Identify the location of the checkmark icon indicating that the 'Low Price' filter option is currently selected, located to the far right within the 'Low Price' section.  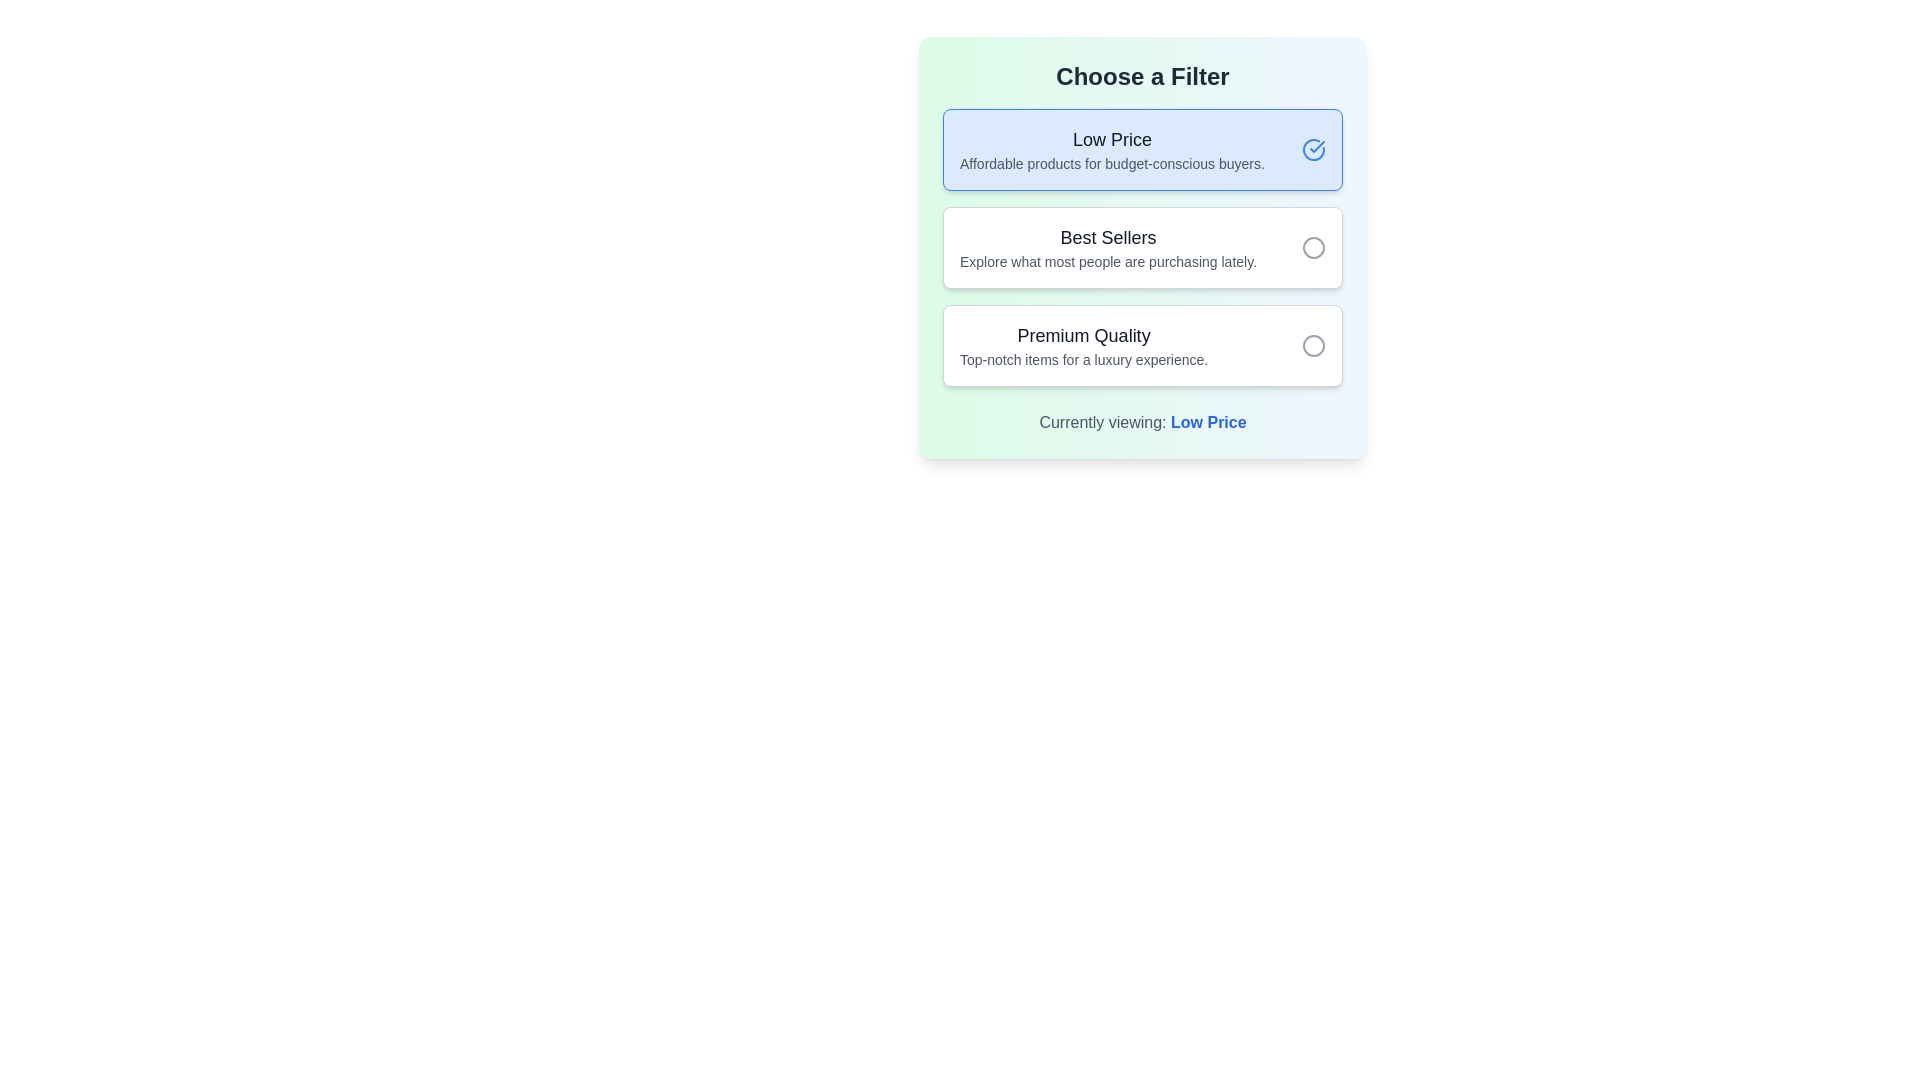
(1314, 149).